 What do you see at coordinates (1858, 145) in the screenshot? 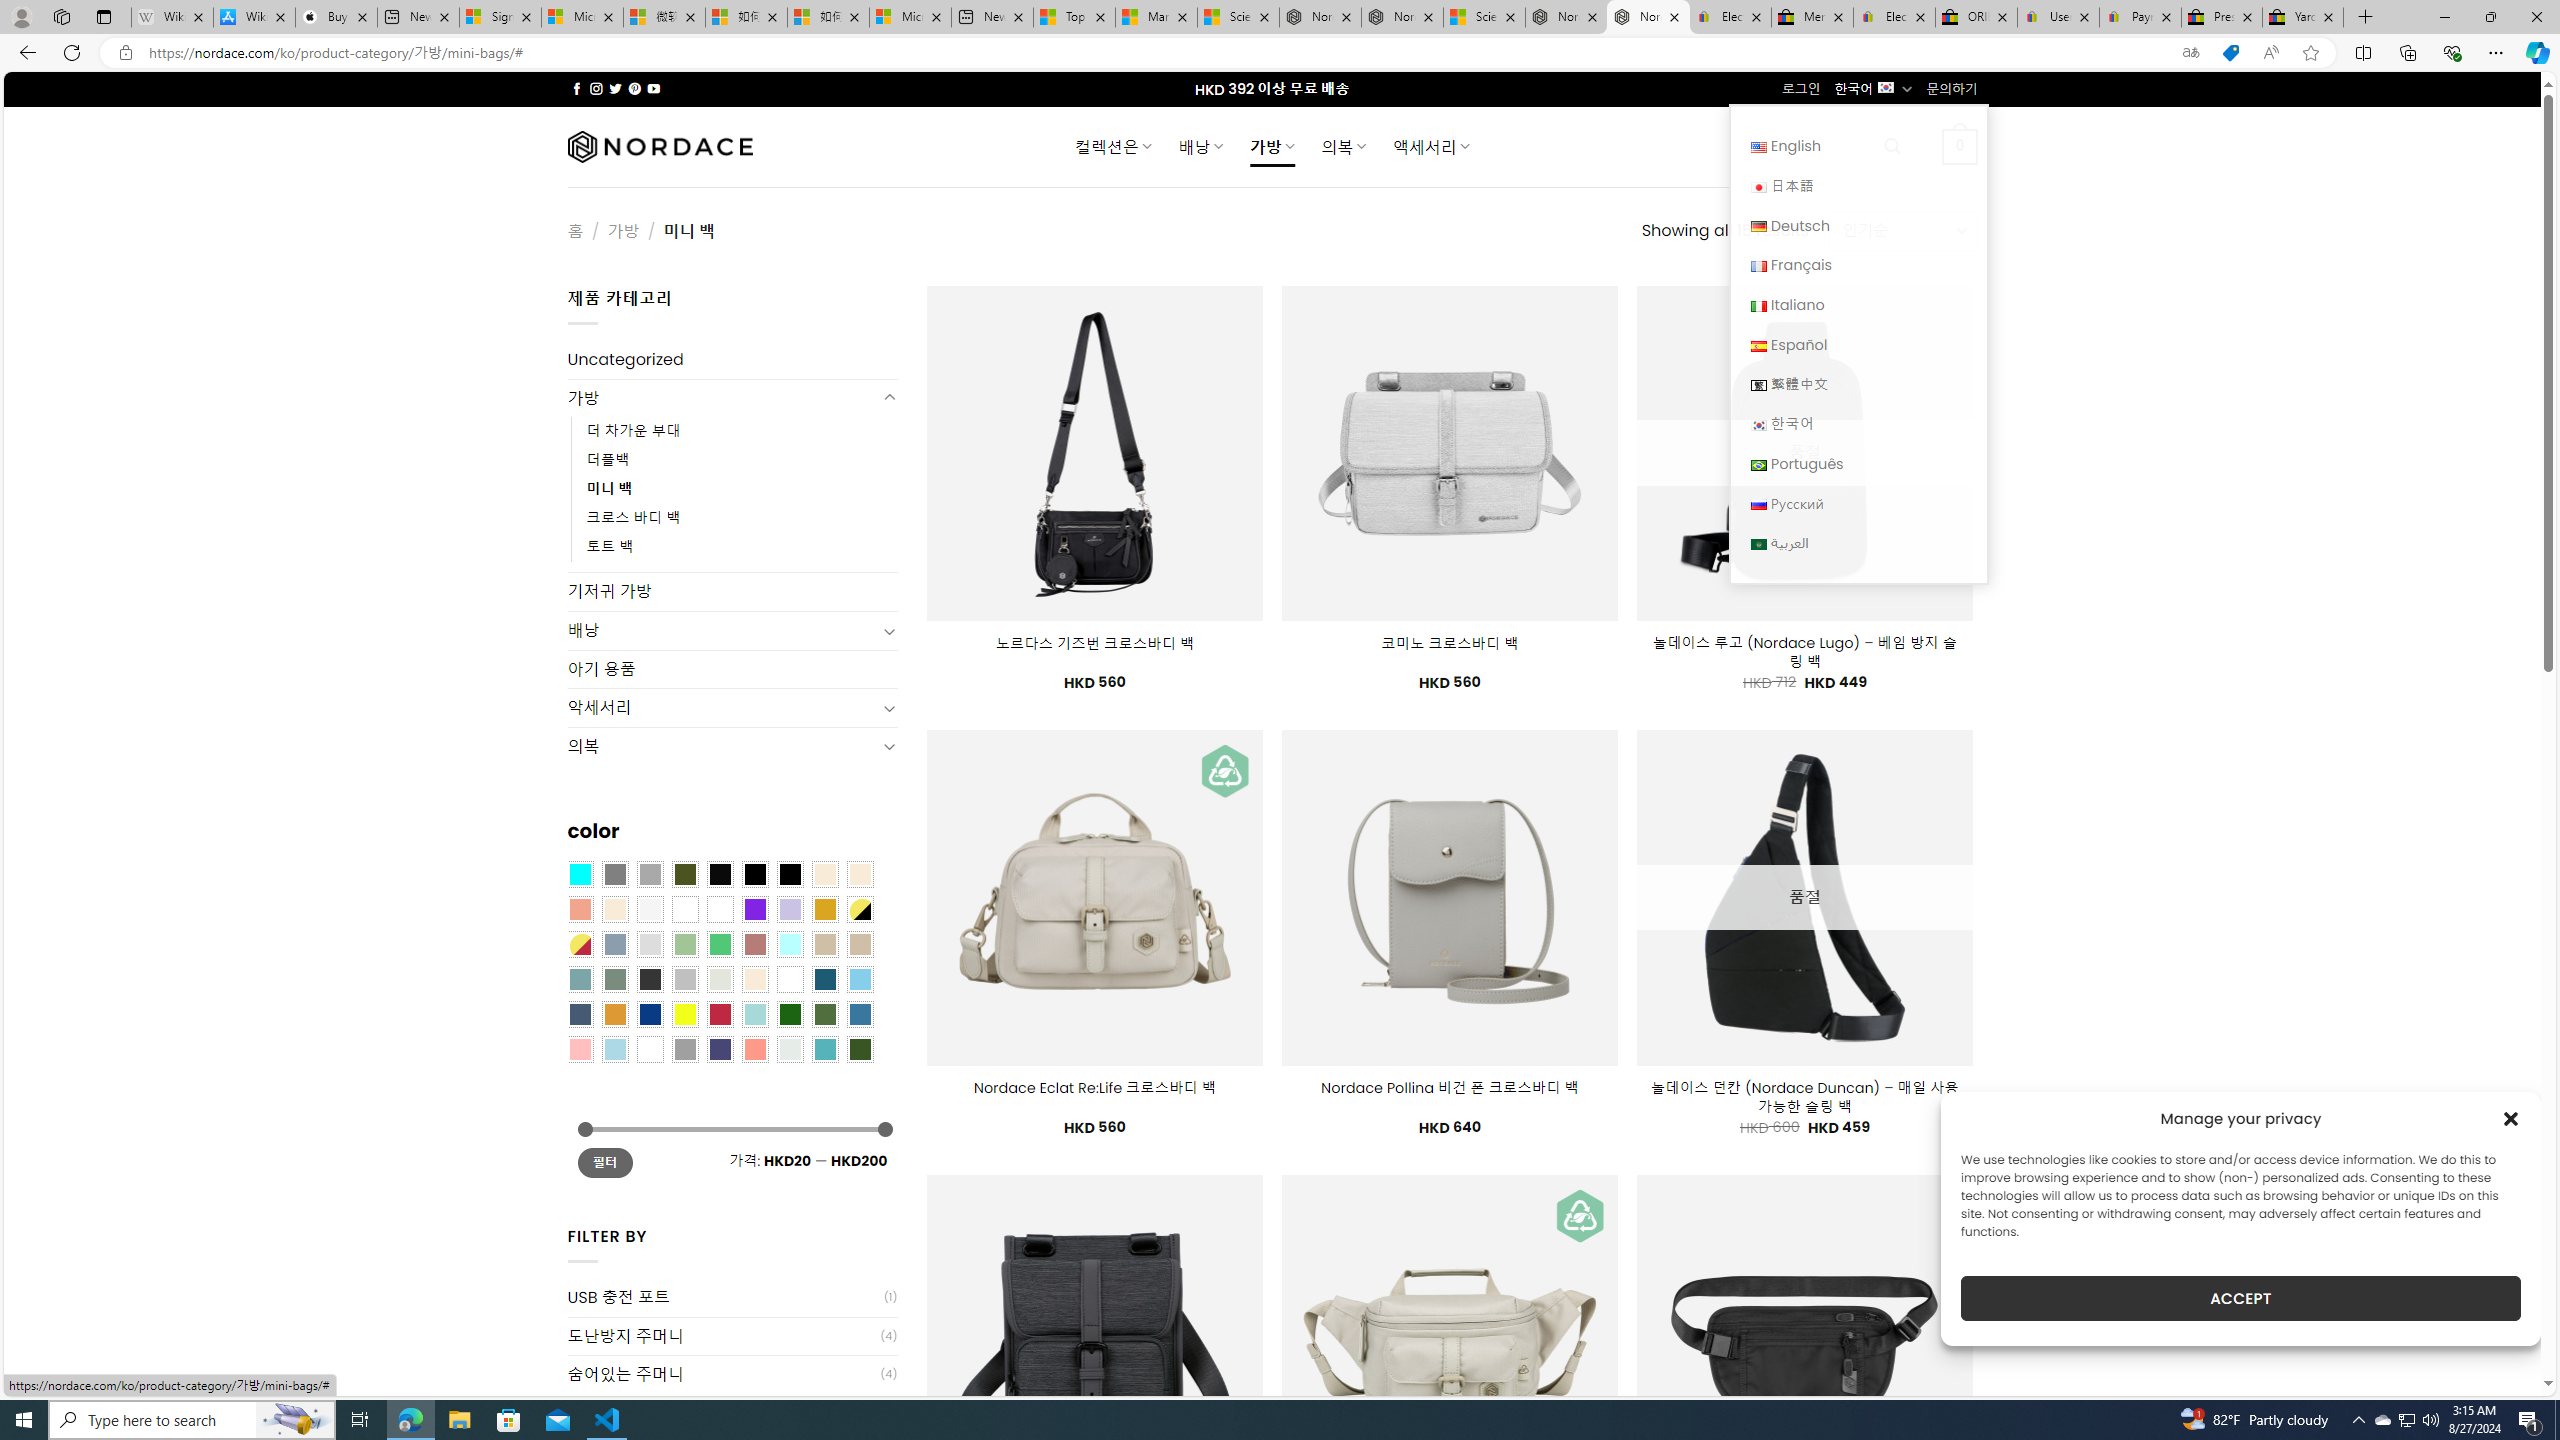
I see `'English English'` at bounding box center [1858, 145].